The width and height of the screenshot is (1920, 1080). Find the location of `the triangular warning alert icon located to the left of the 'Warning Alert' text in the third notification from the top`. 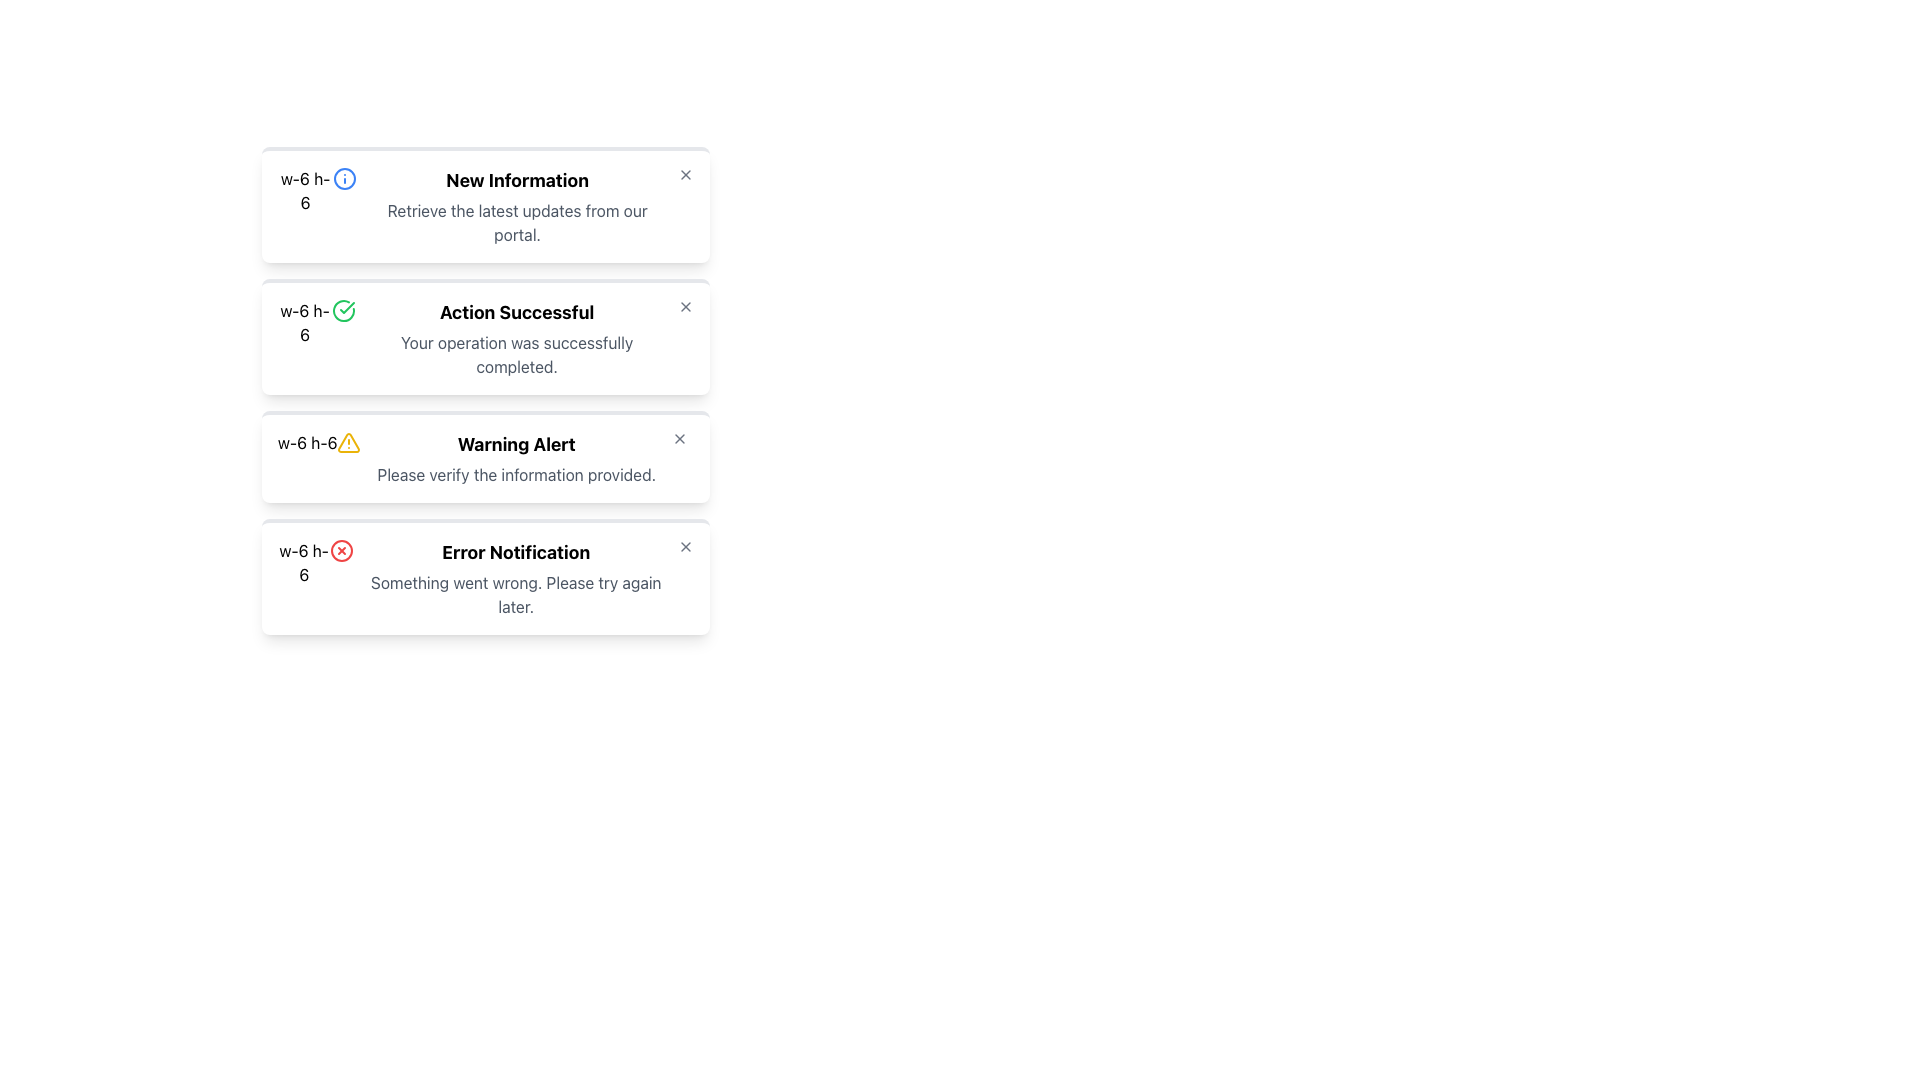

the triangular warning alert icon located to the left of the 'Warning Alert' text in the third notification from the top is located at coordinates (349, 441).